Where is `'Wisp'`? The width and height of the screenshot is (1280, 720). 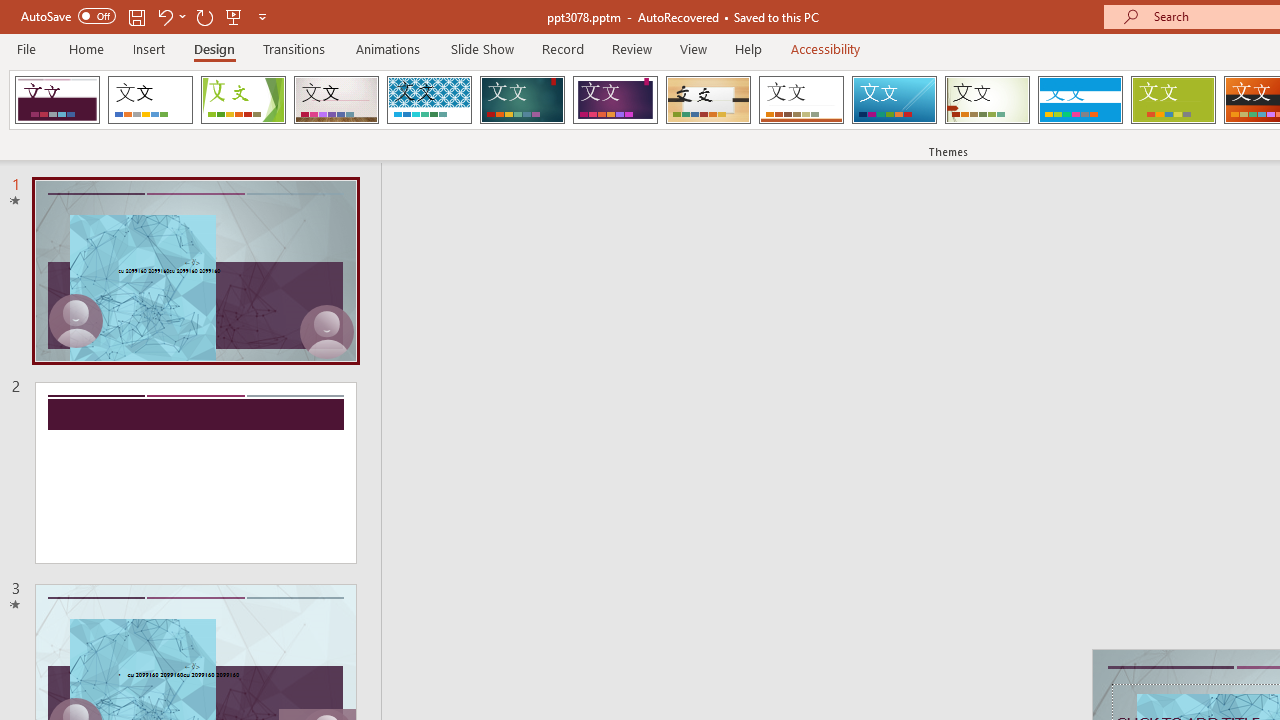
'Wisp' is located at coordinates (987, 100).